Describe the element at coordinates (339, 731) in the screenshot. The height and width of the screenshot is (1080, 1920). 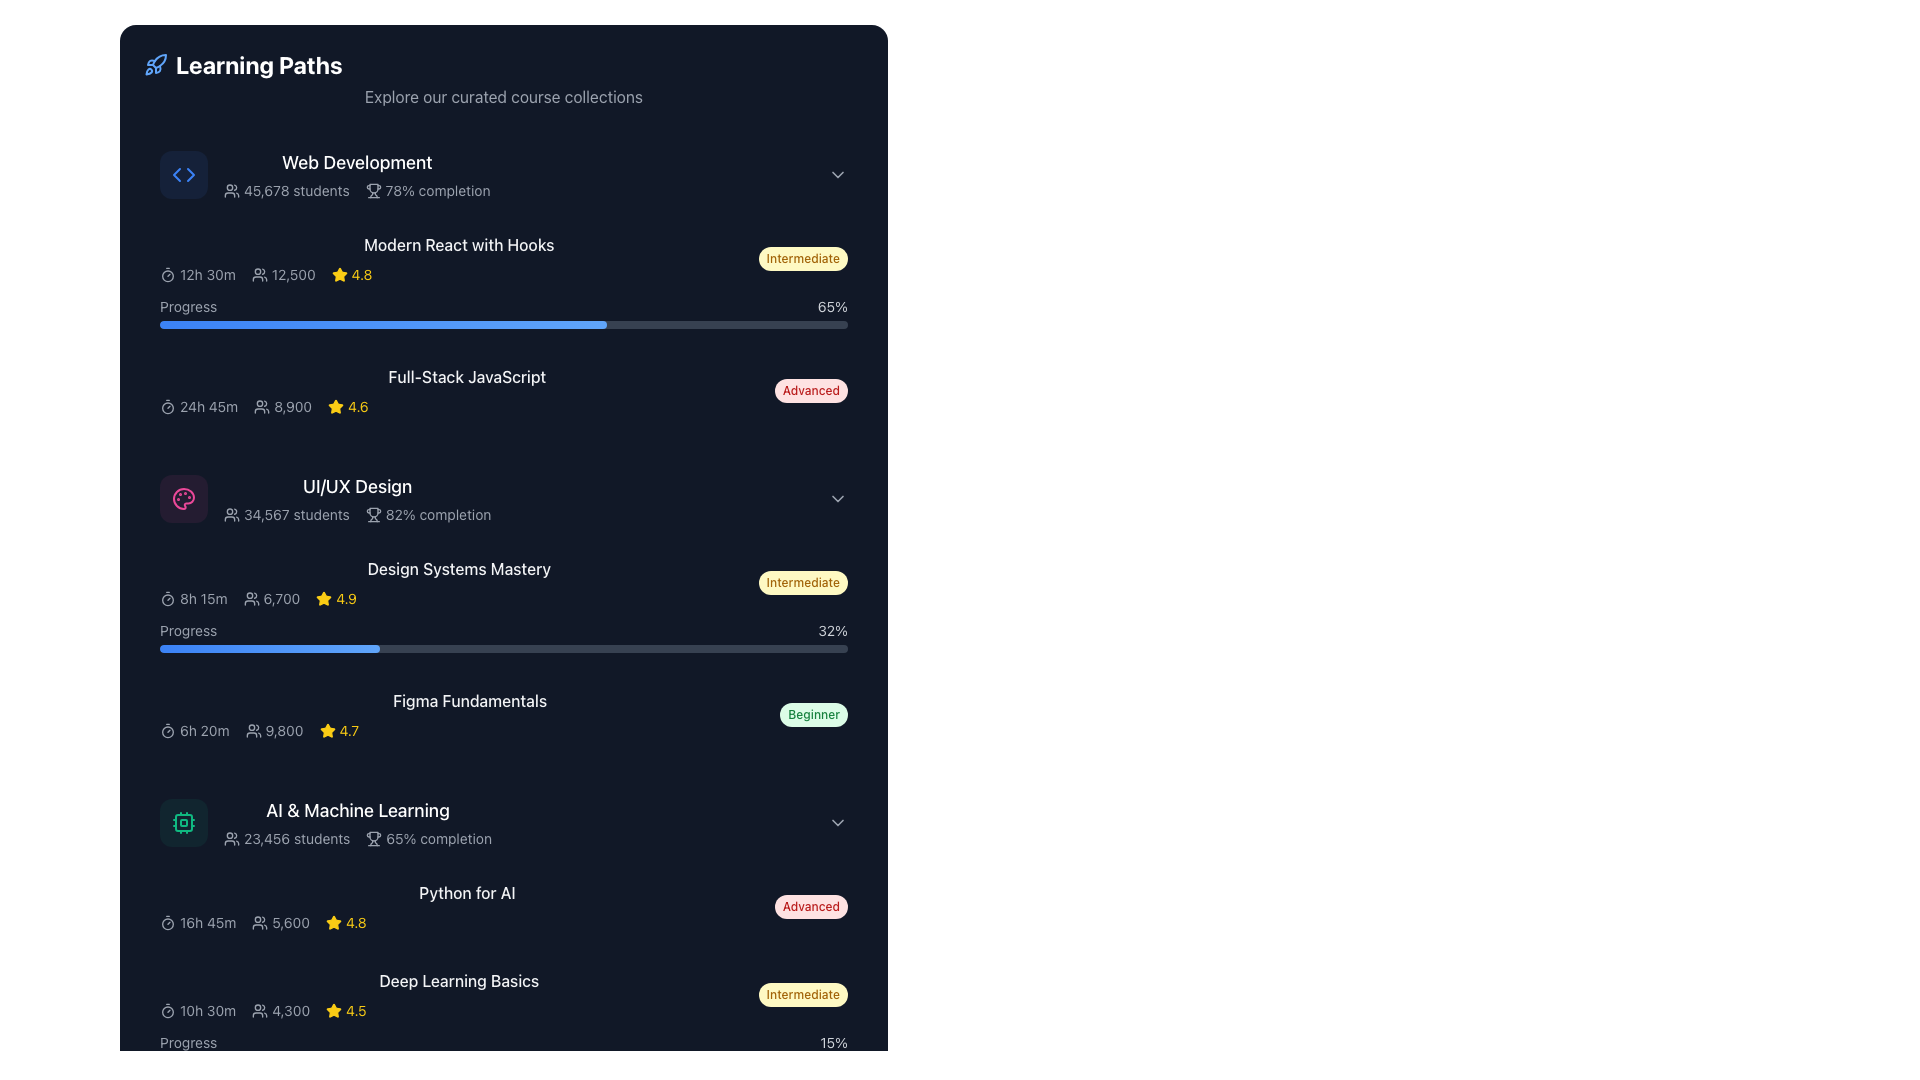
I see `the Rating display component for the 'Figma Fundamentals' course, which shows the average user rating and is positioned beneath the 'UI/UX Design' section` at that location.